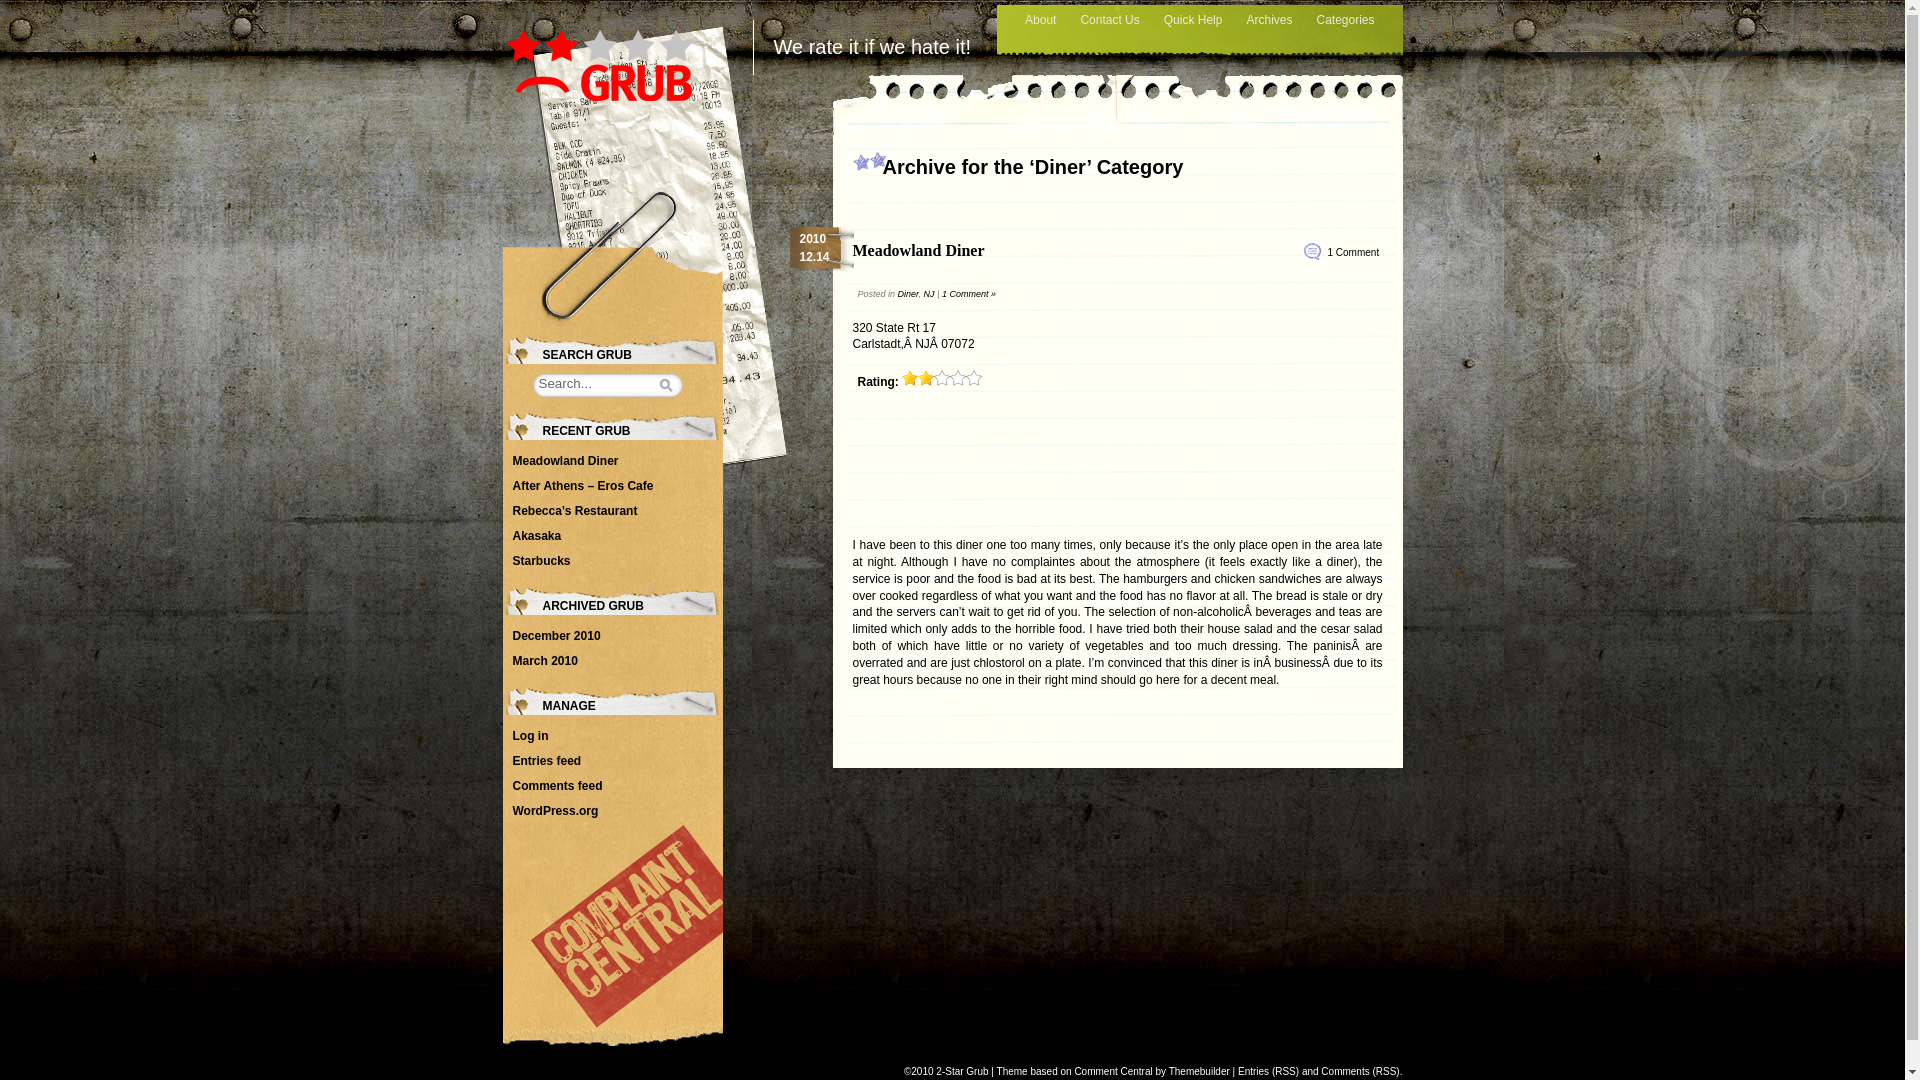 This screenshot has height=1080, width=1920. I want to click on 'December 2010', so click(556, 636).